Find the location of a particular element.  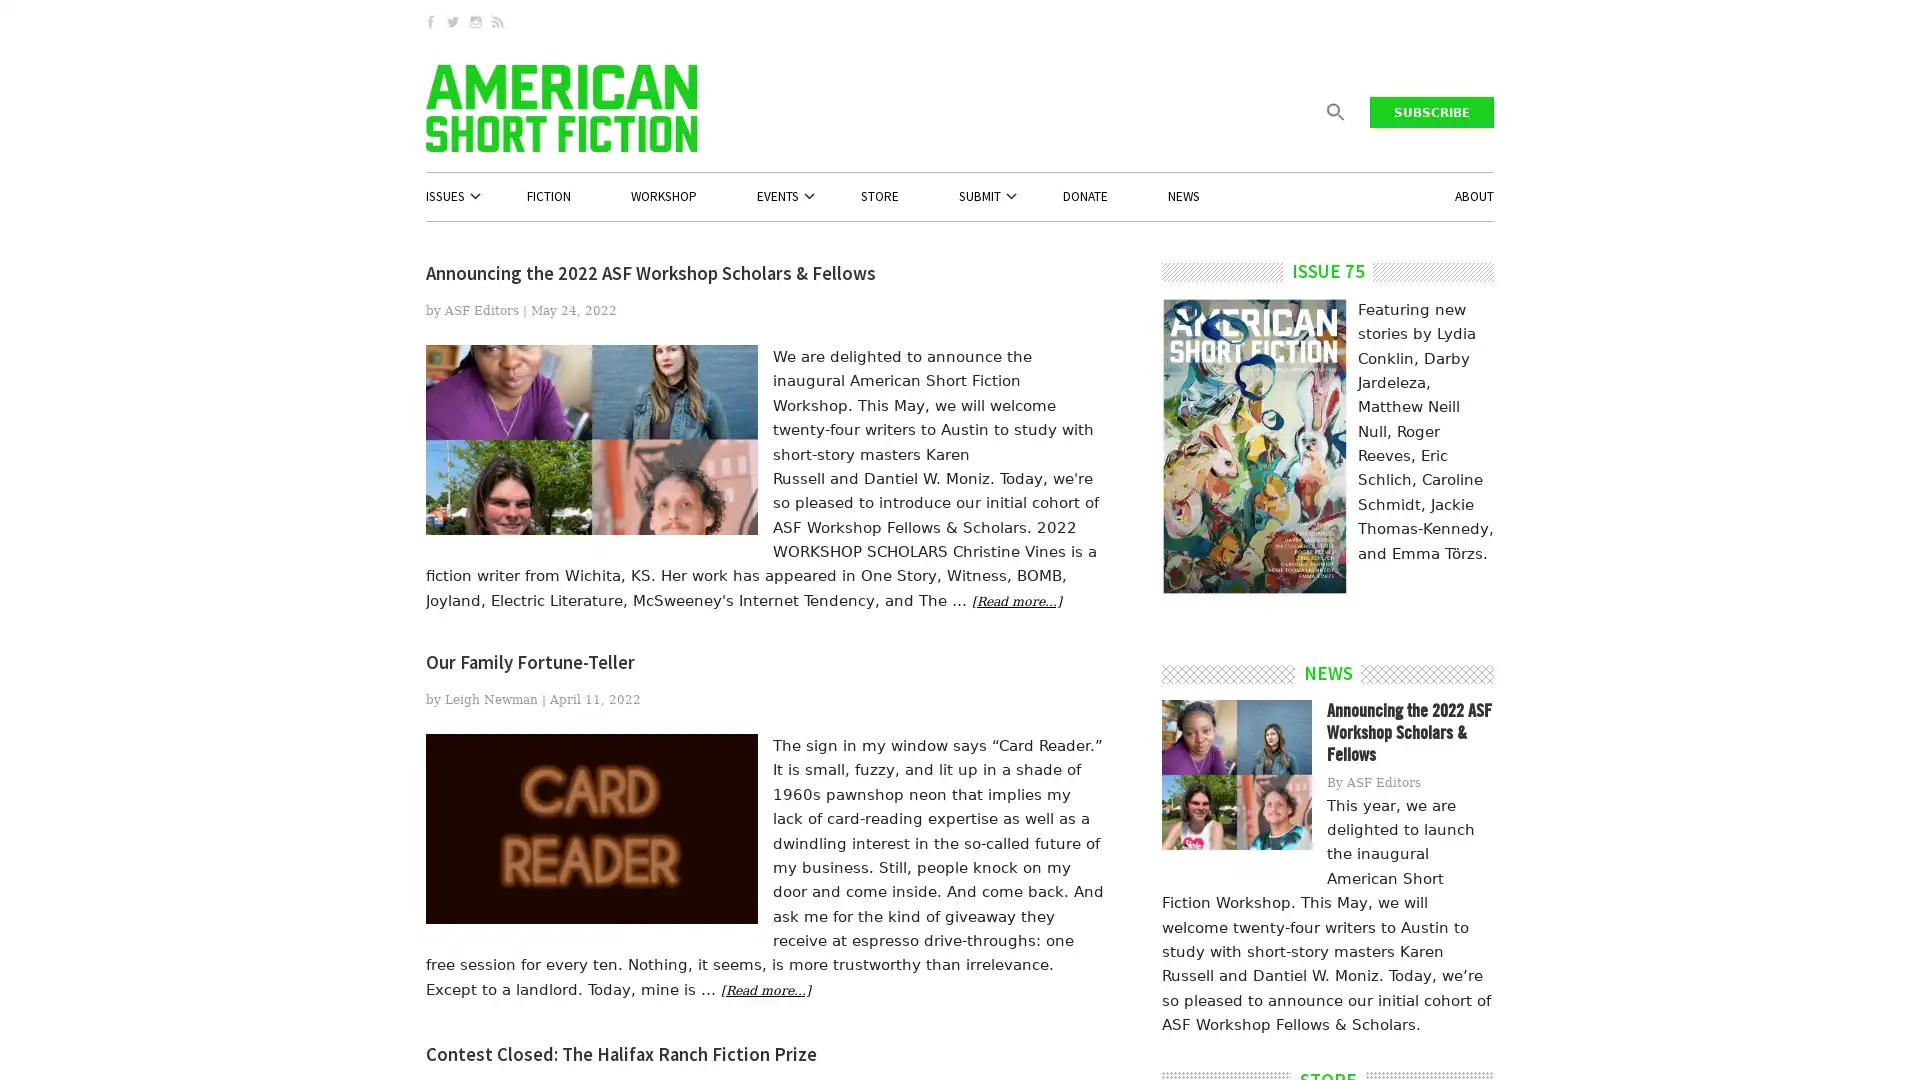

facebook is located at coordinates (431, 22).